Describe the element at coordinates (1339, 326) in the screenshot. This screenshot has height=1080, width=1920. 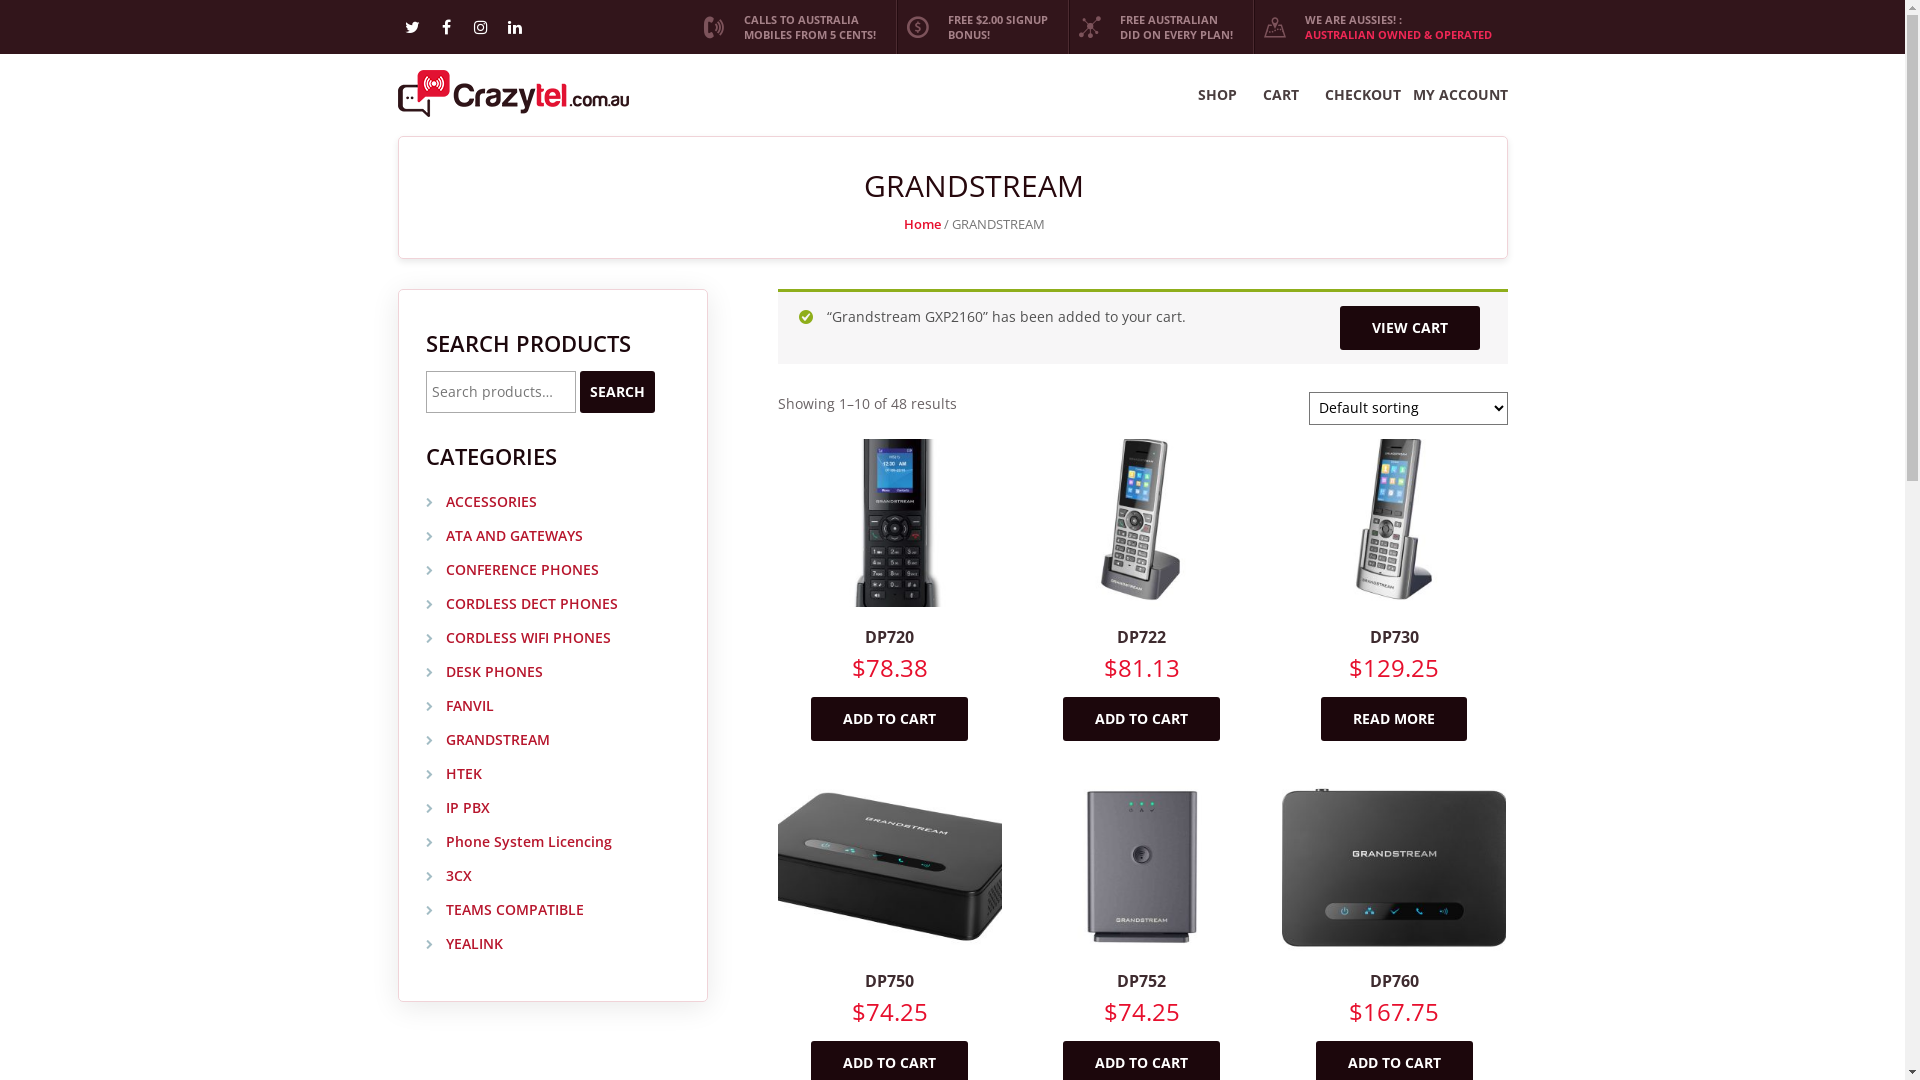
I see `'VIEW CART'` at that location.